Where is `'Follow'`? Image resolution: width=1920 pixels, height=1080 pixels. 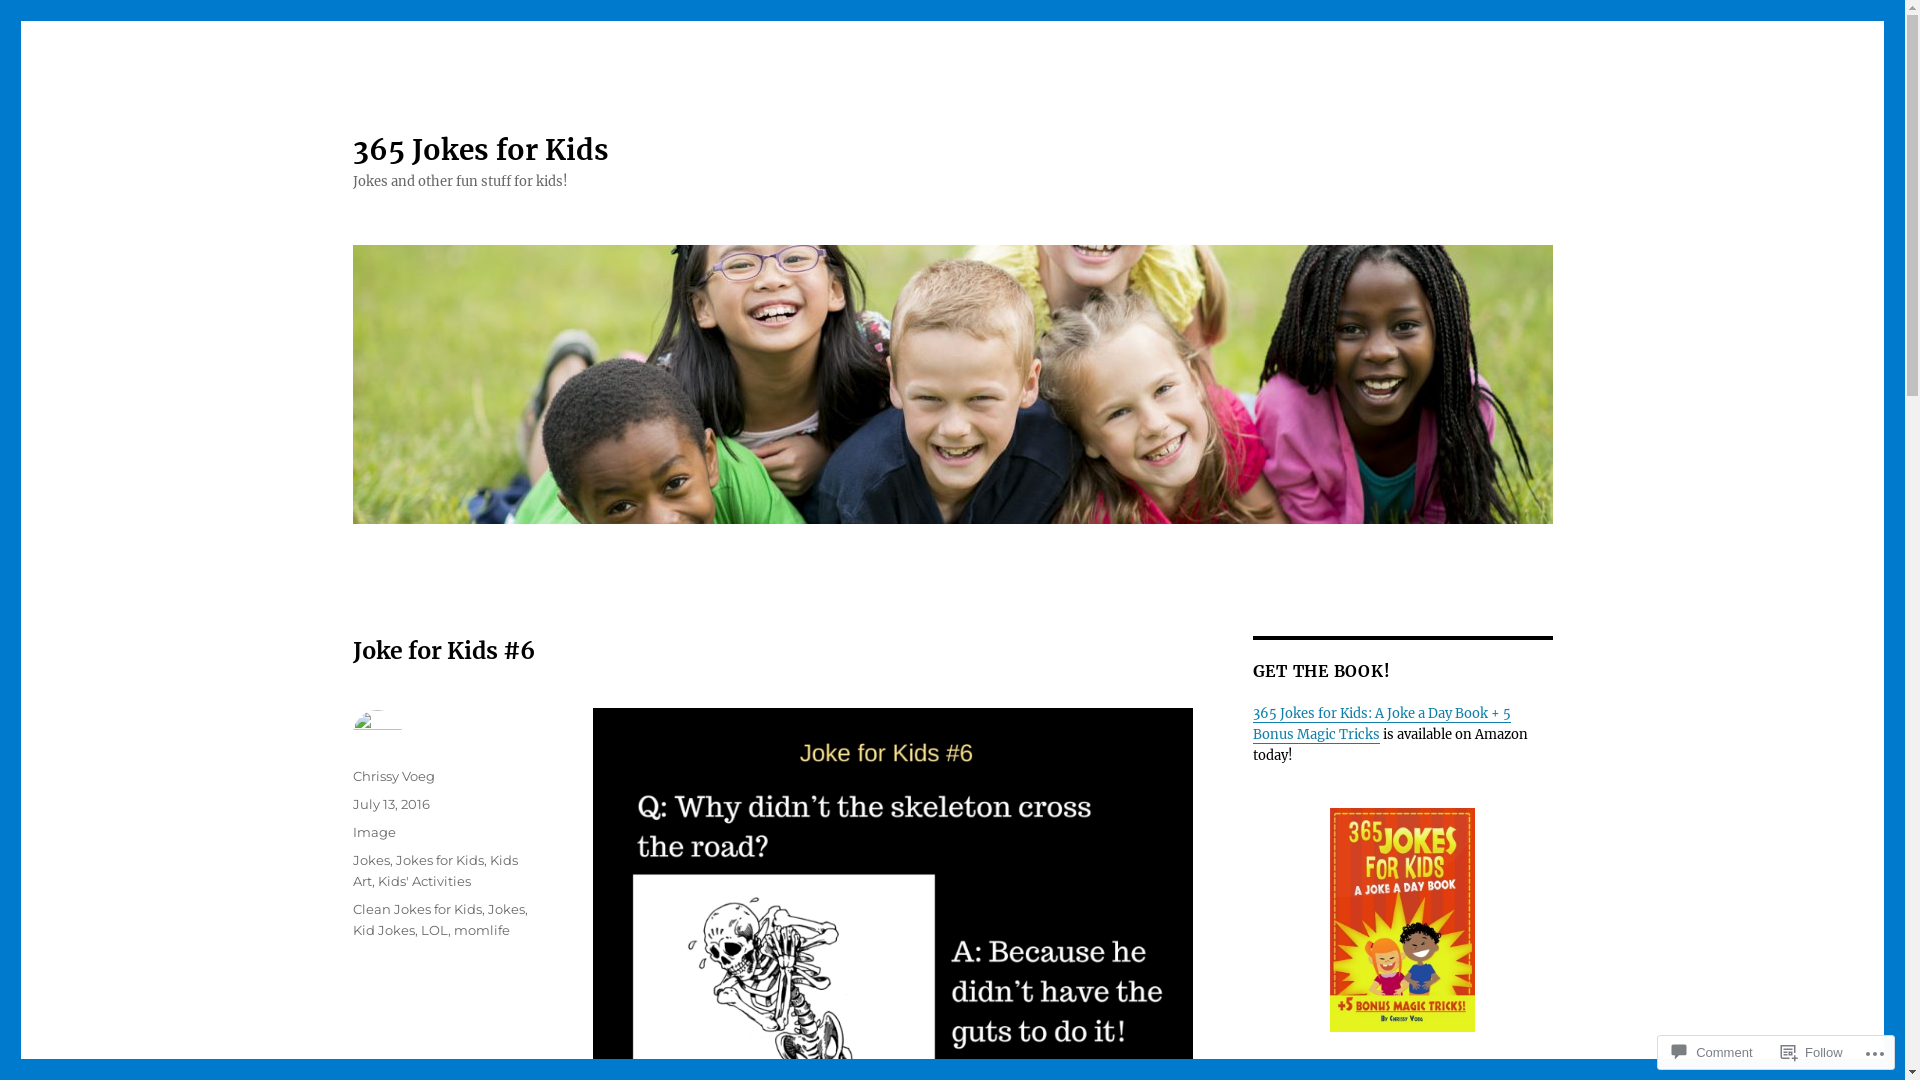 'Follow' is located at coordinates (1812, 1051).